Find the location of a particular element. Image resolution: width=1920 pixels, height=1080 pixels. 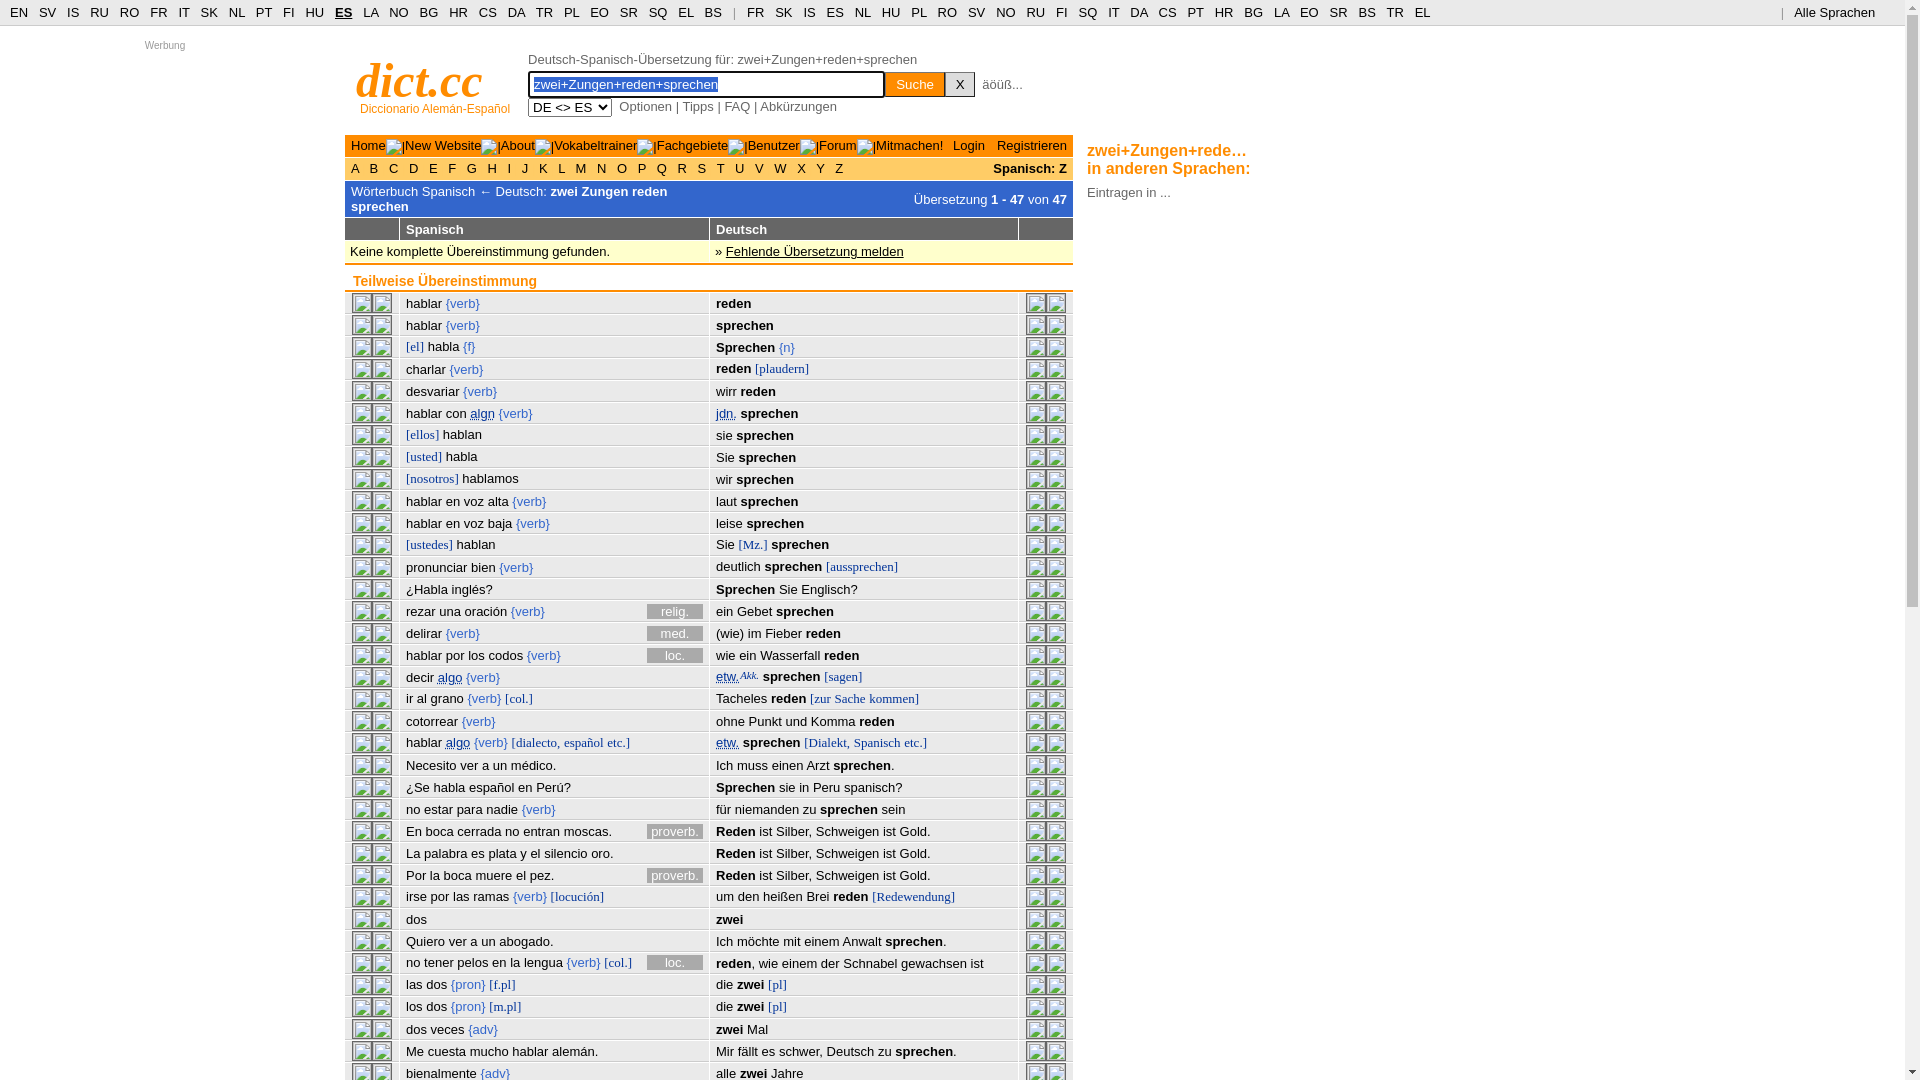

'Optionen' is located at coordinates (618, 106).